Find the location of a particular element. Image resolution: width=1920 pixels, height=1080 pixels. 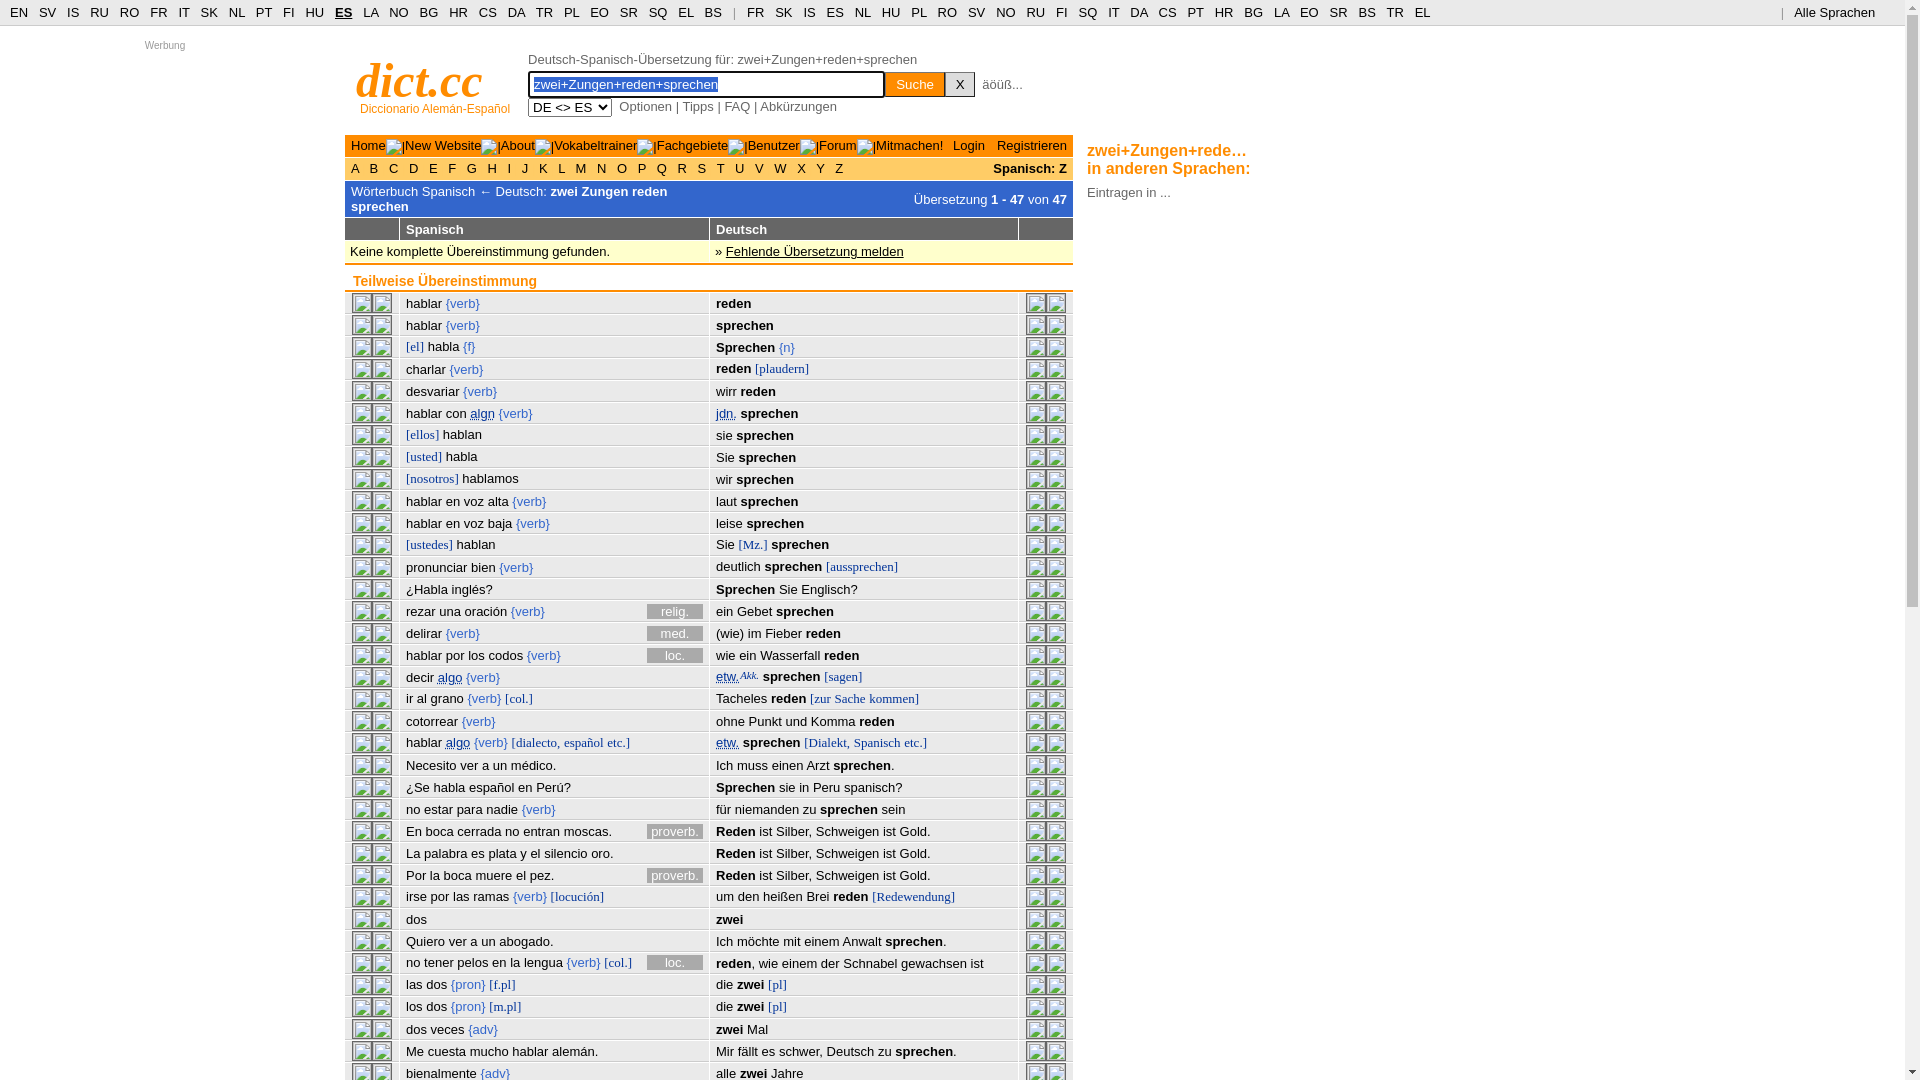

'Optionen' is located at coordinates (618, 106).